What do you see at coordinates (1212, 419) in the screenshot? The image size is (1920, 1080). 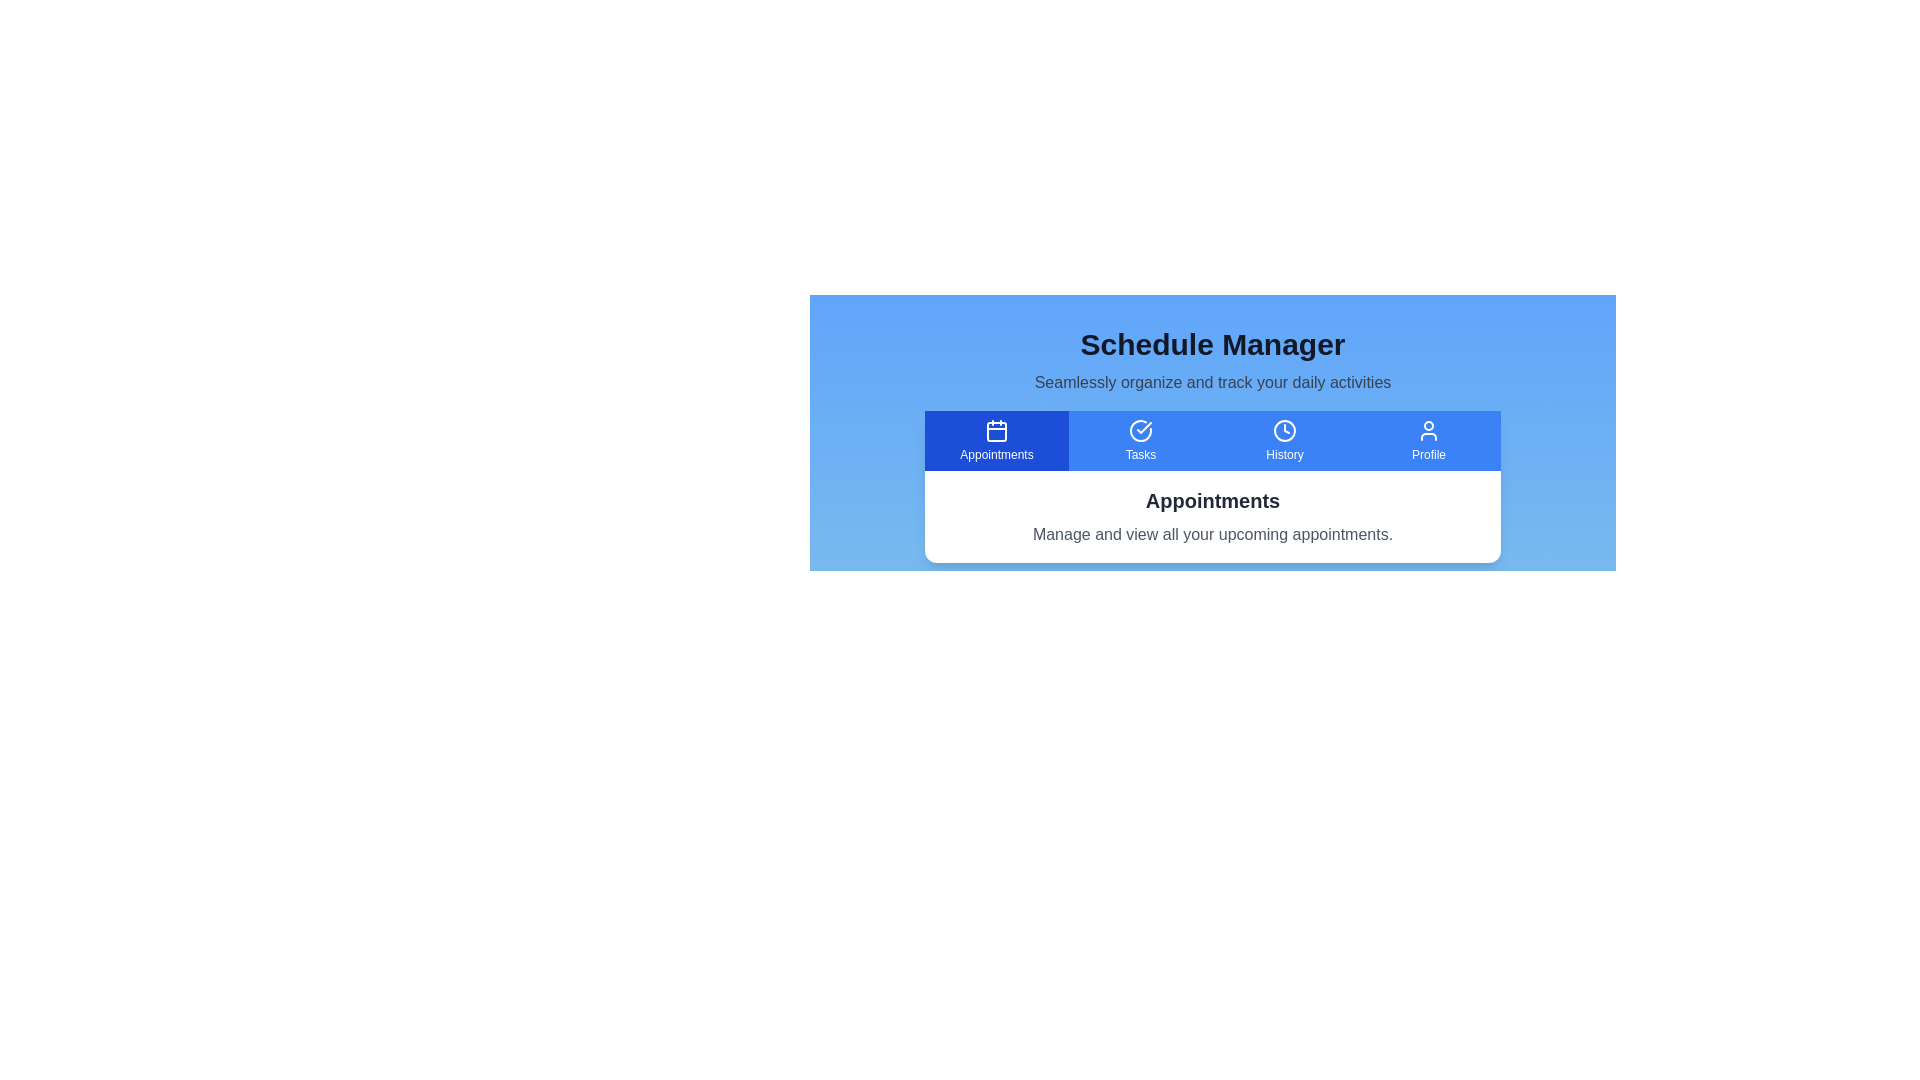 I see `the Tab menu bar located below the 'Schedule Manager' title to switch the view` at bounding box center [1212, 419].